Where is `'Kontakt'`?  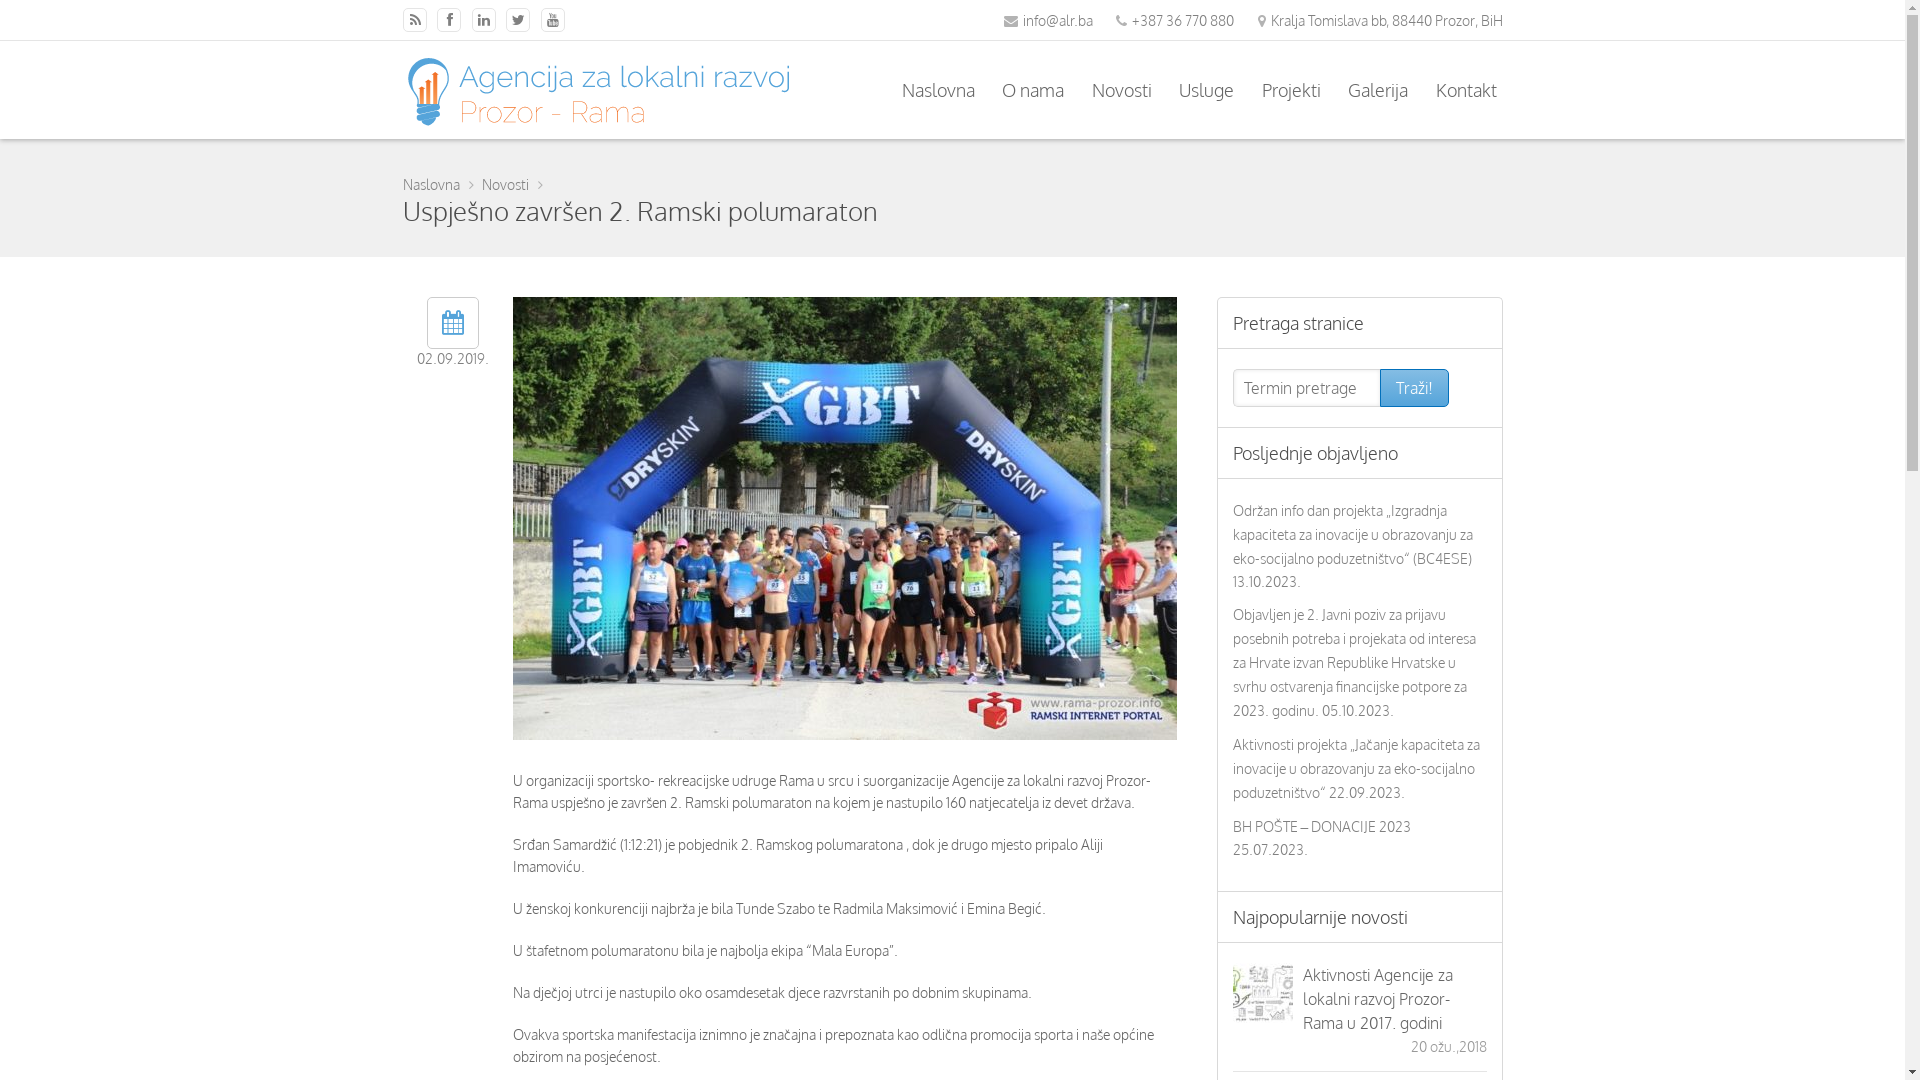 'Kontakt' is located at coordinates (1466, 88).